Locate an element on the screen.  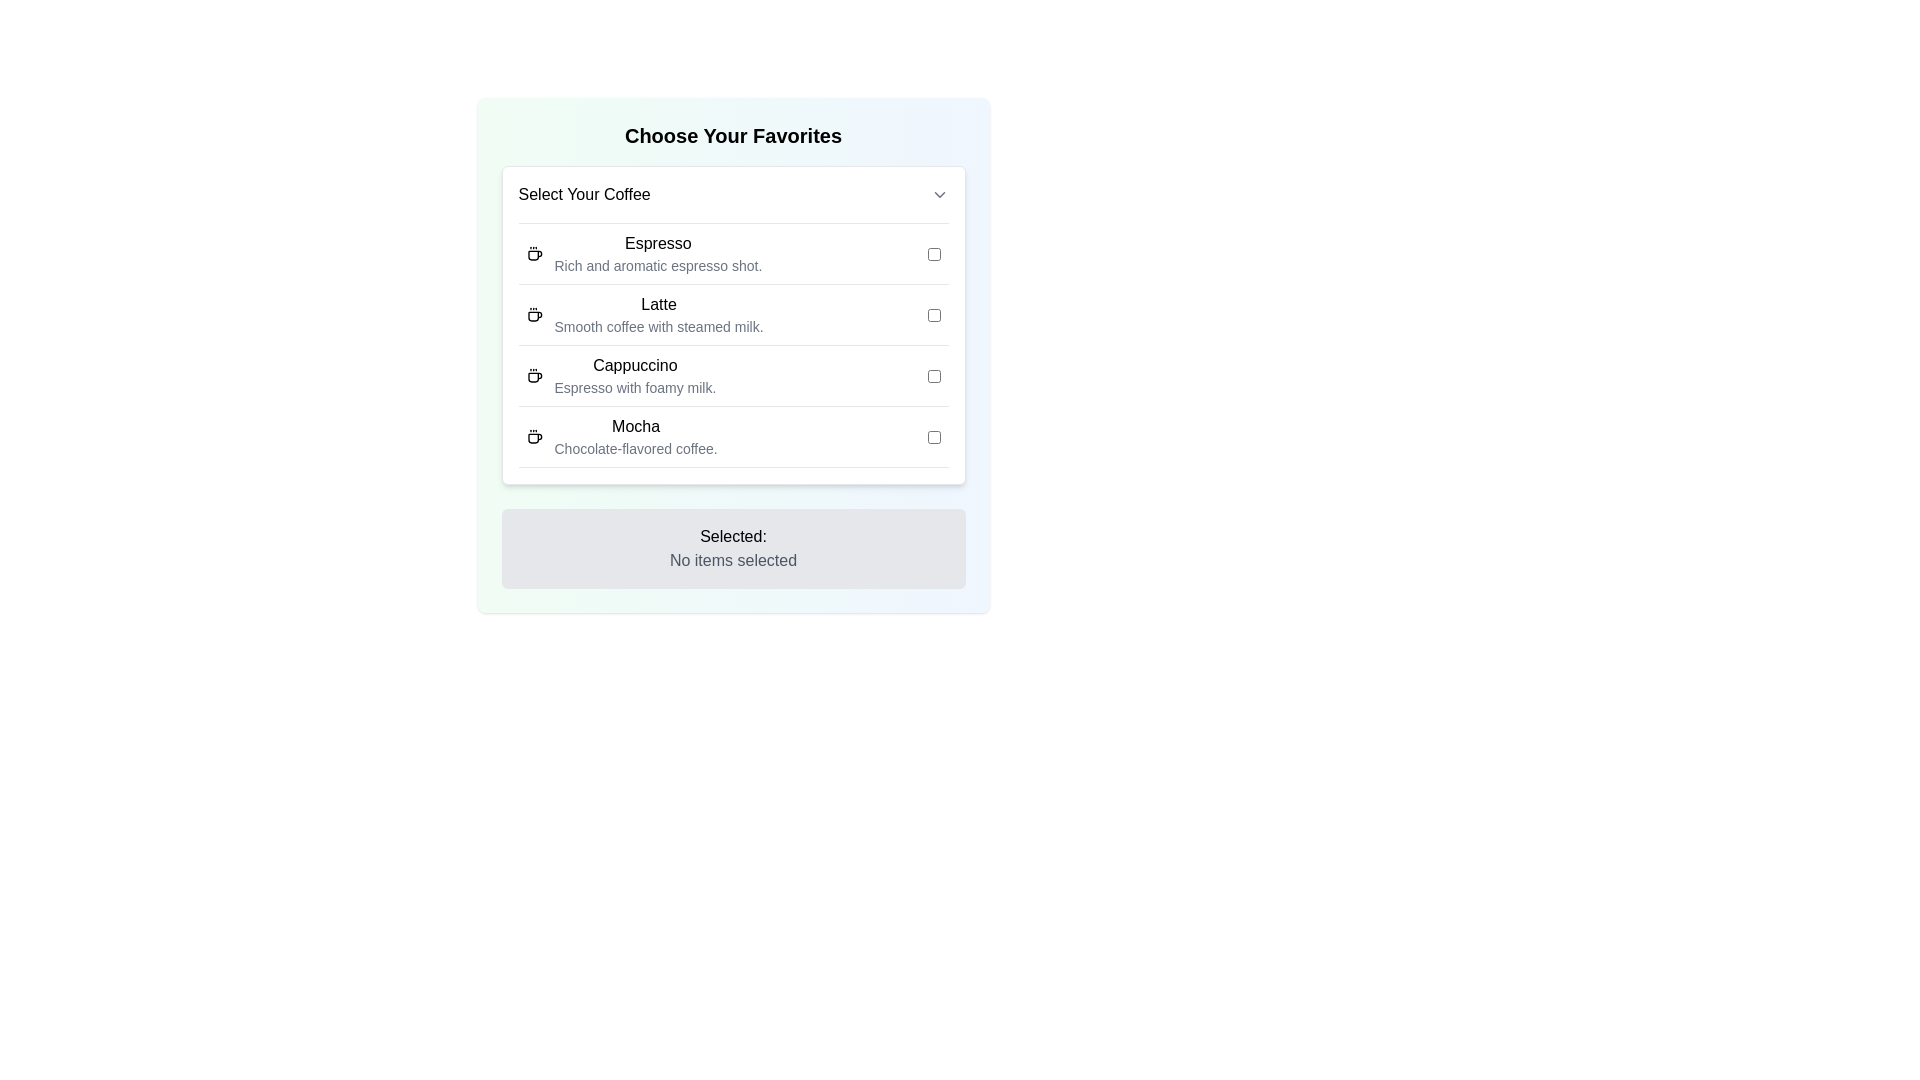
outside the informational text block that displays details about the 'Mocha' coffee option, located in the fourth row of the coffee options list is located at coordinates (634, 435).